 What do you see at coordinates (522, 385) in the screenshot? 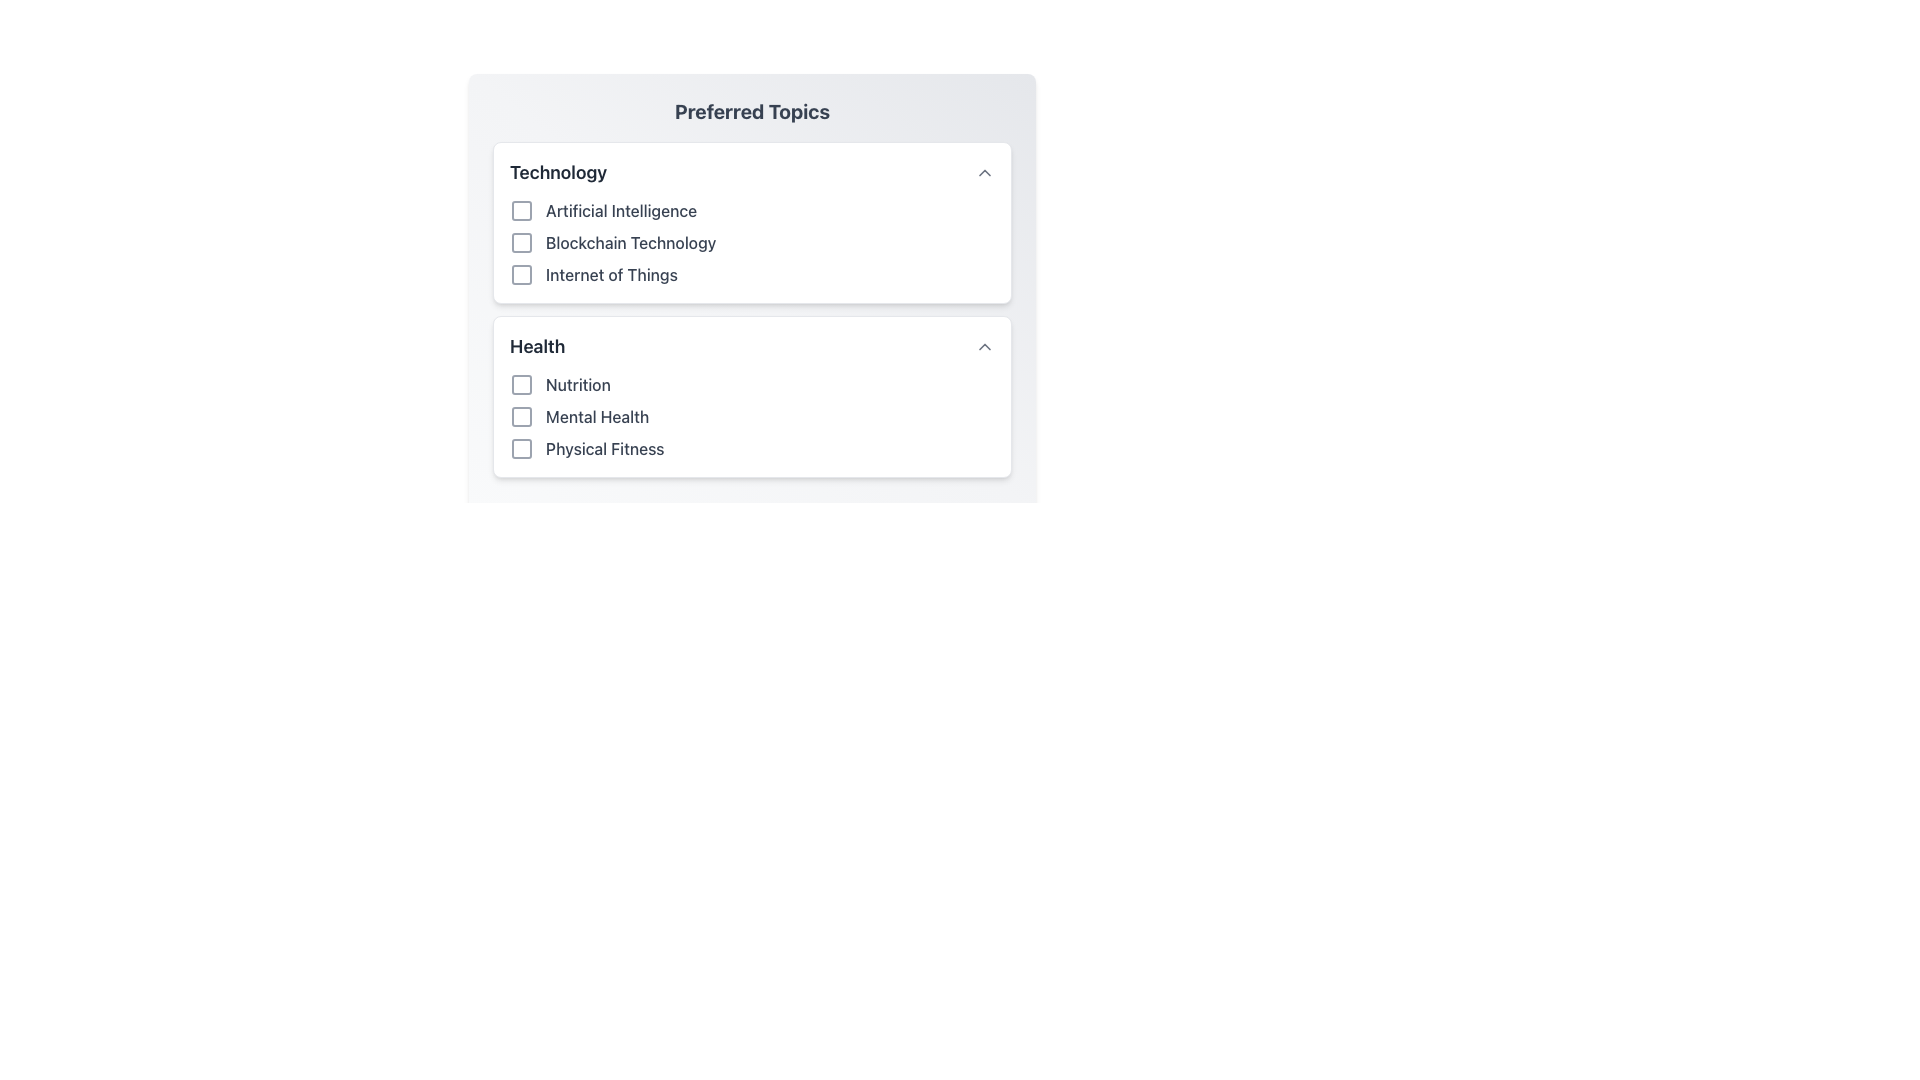
I see `the checkbox with a gray border located to the left of the 'Nutrition' text in the 'Health' section` at bounding box center [522, 385].